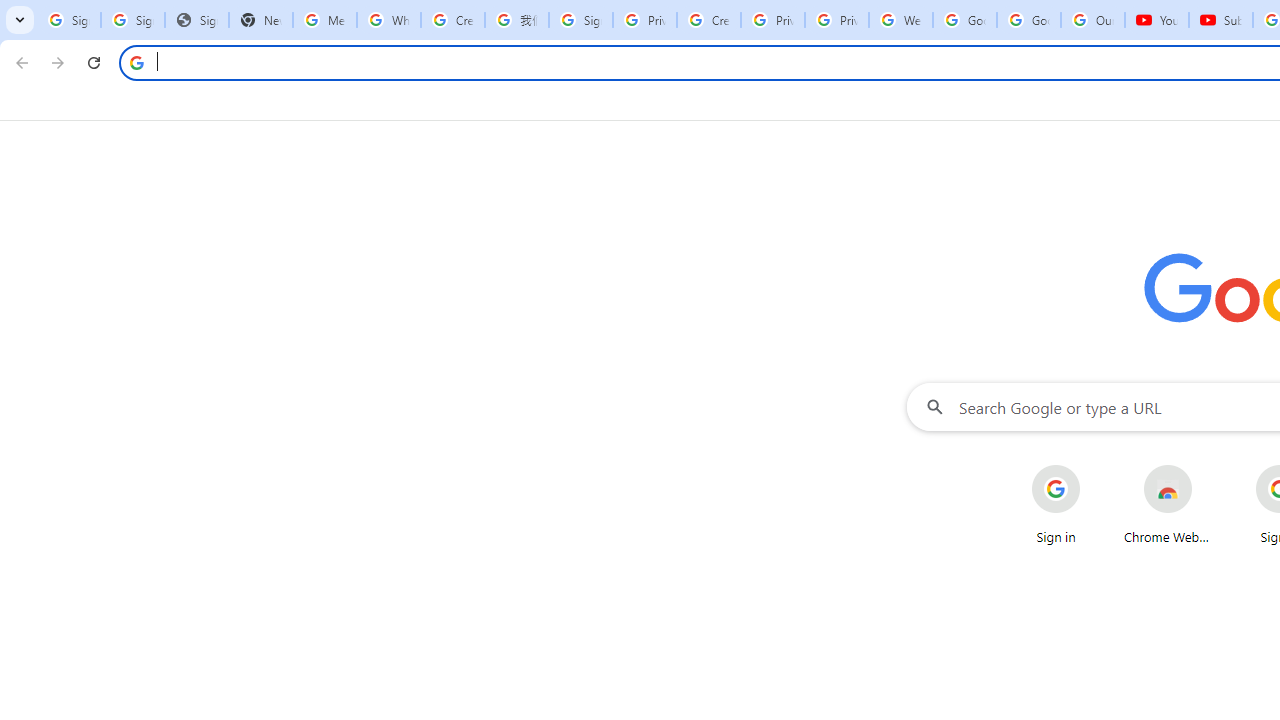 The height and width of the screenshot is (720, 1280). Describe the element at coordinates (1207, 466) in the screenshot. I see `'More actions for Chrome Web Store shortcut'` at that location.